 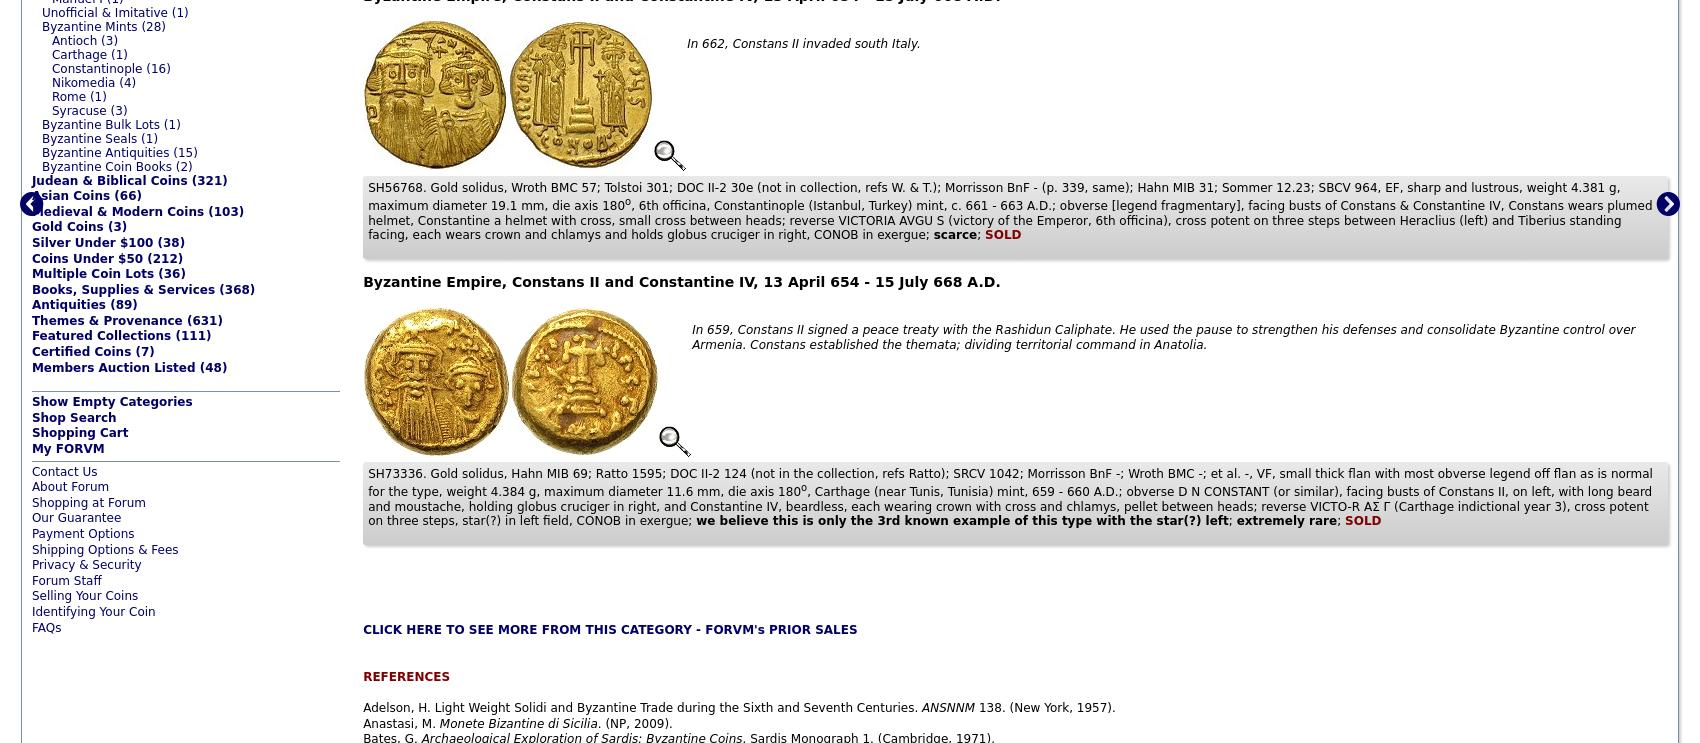 What do you see at coordinates (60, 642) in the screenshot?
I see `'zoom.asp'` at bounding box center [60, 642].